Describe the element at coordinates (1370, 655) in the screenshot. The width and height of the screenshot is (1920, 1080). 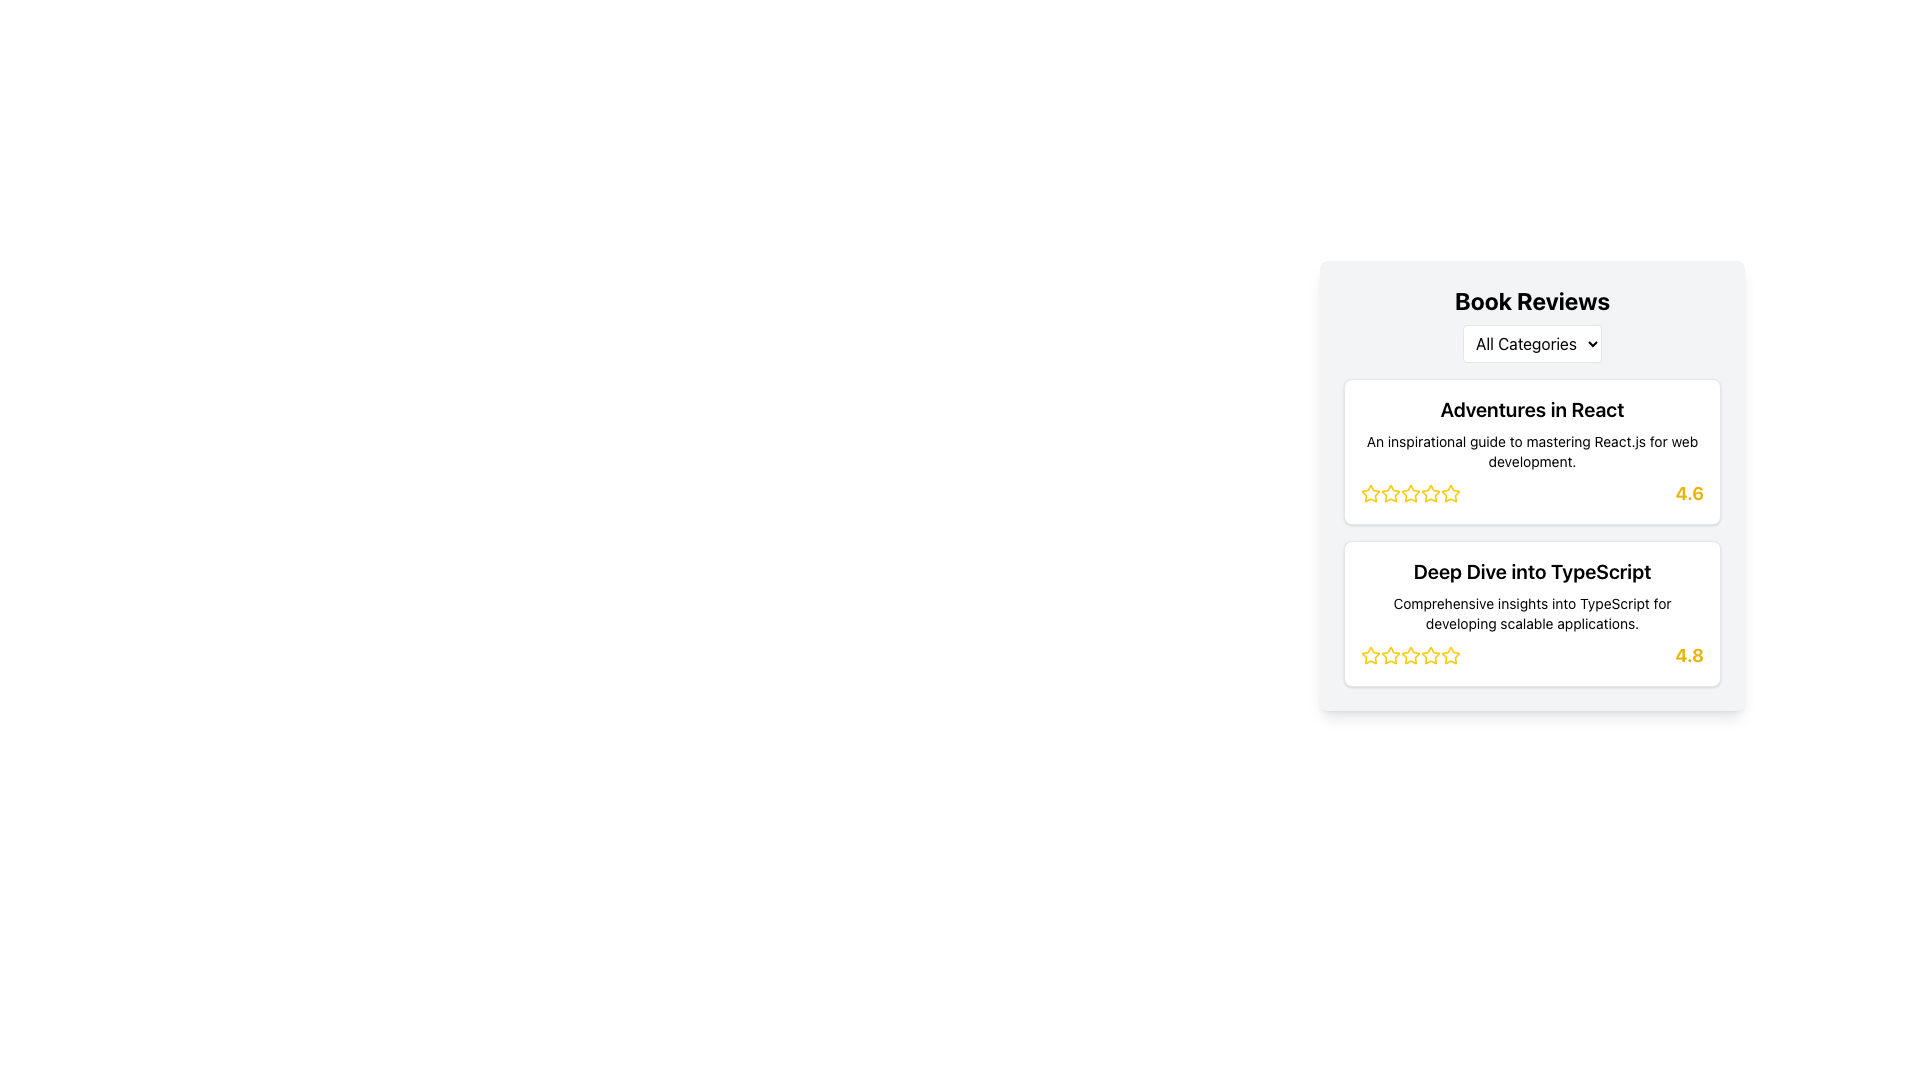
I see `the yellow star icon that is the first in a group of five, representing the rating for the book 'Deep Dive into TypeScript' in the 'Book Reviews' section` at that location.